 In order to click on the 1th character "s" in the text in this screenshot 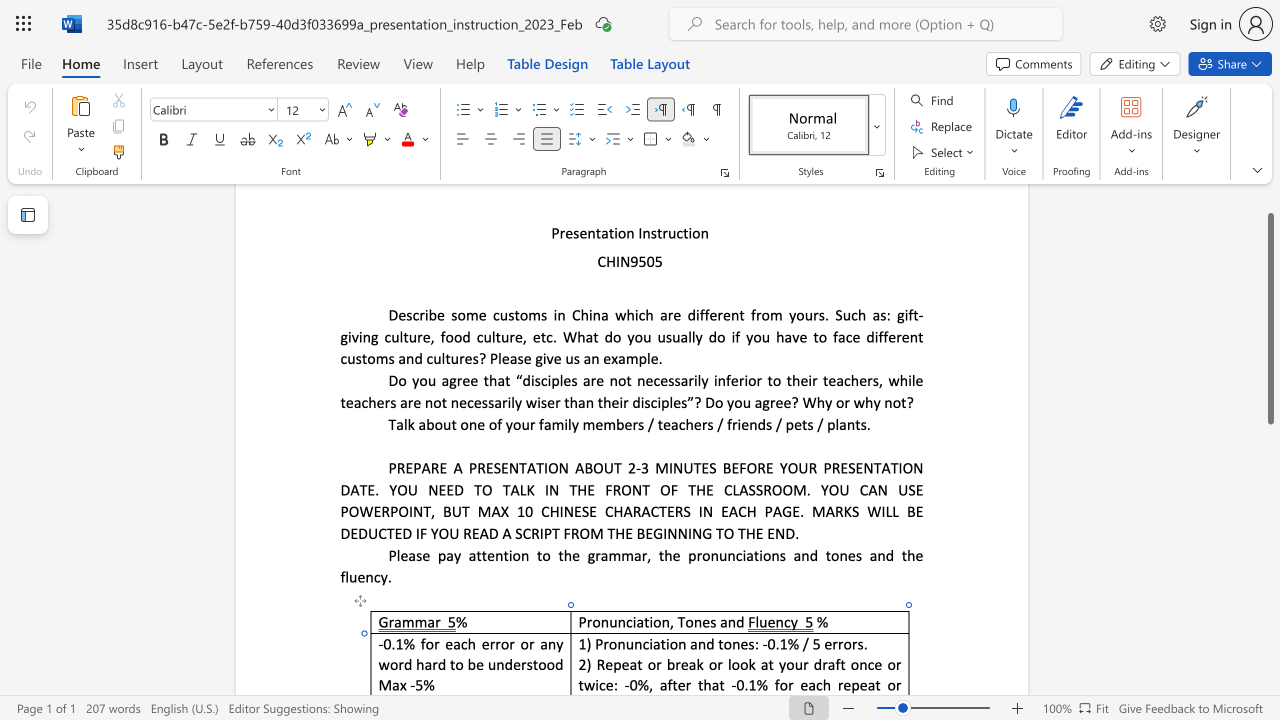, I will do `click(750, 644)`.